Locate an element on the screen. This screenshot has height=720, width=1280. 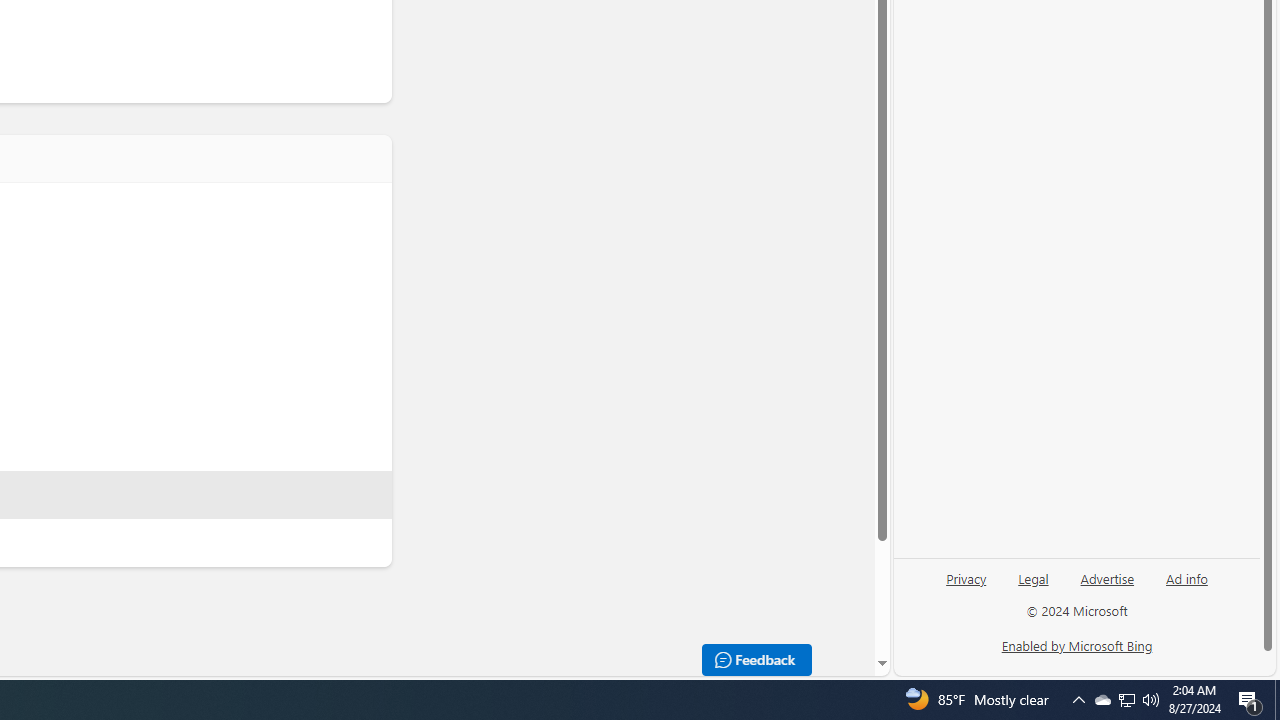
'Privacy' is located at coordinates (967, 585).